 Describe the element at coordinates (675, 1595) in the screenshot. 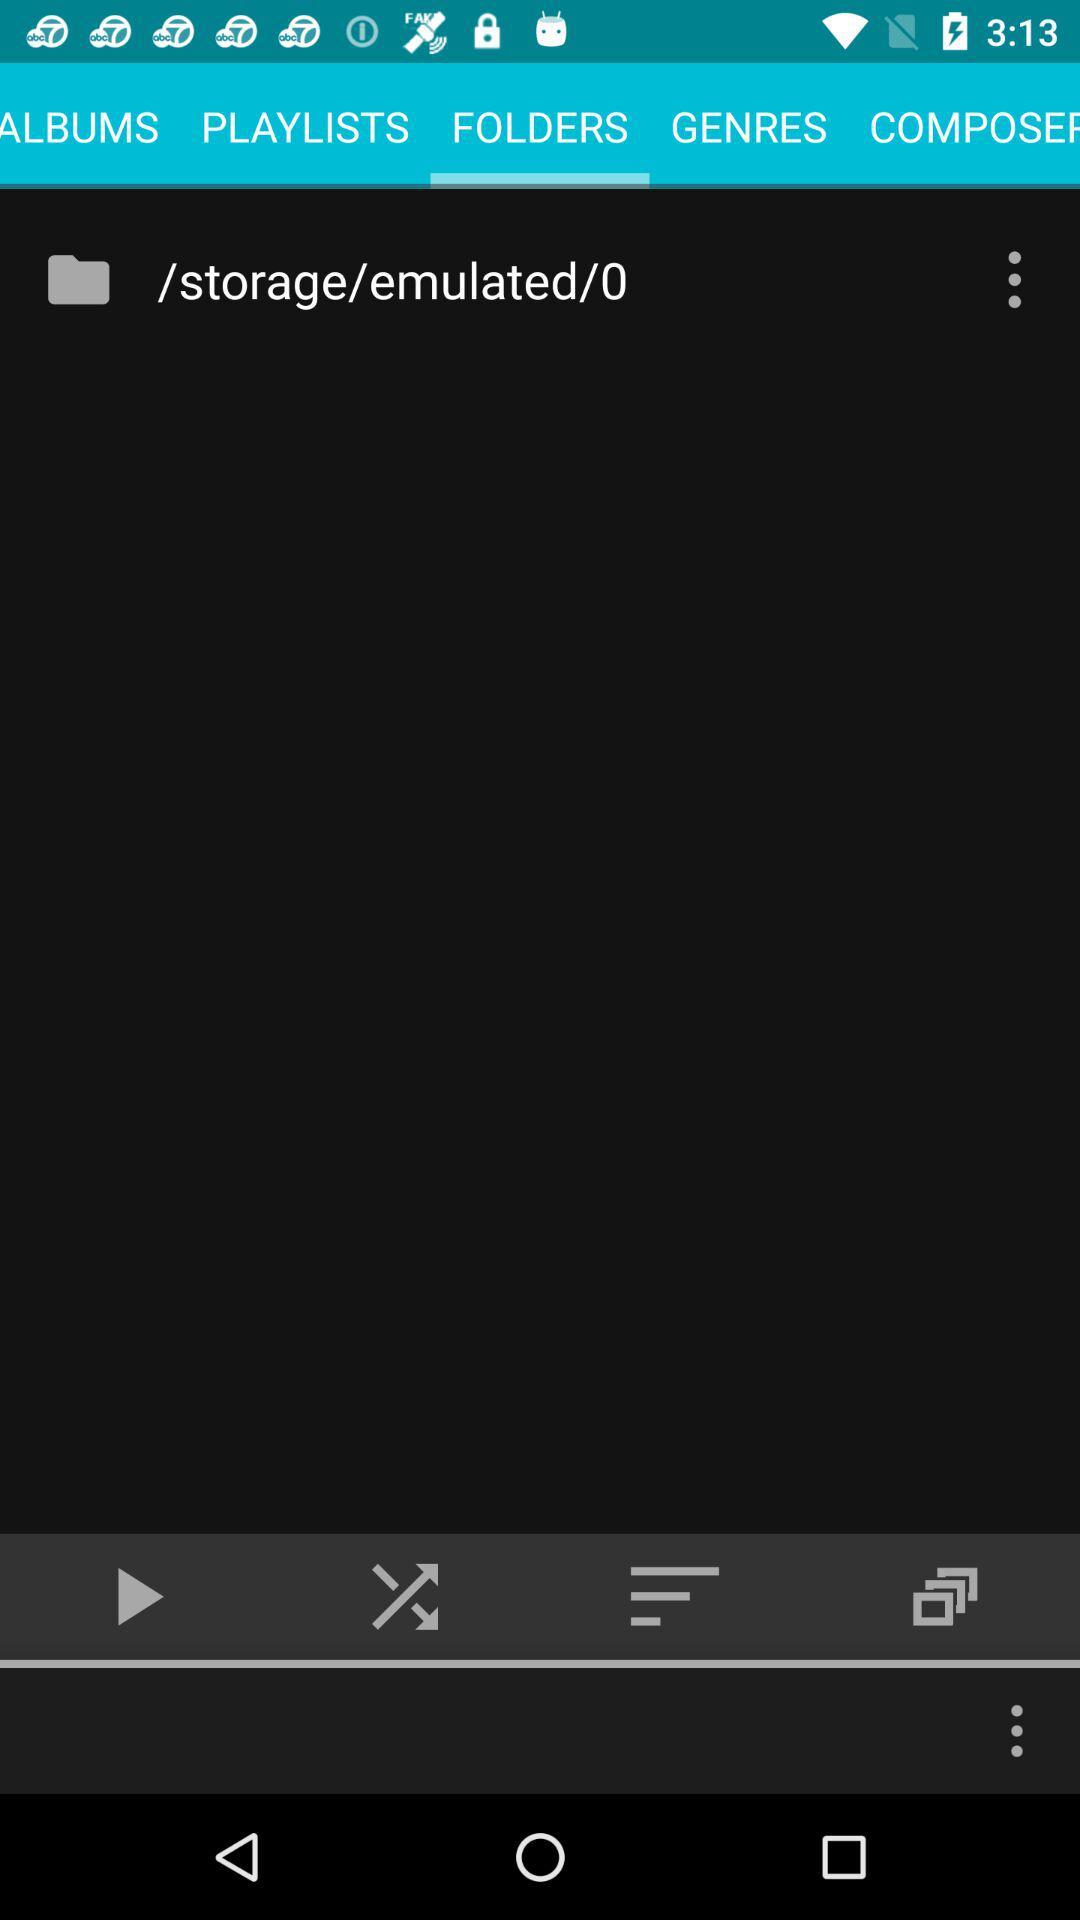

I see `the filter_list icon` at that location.